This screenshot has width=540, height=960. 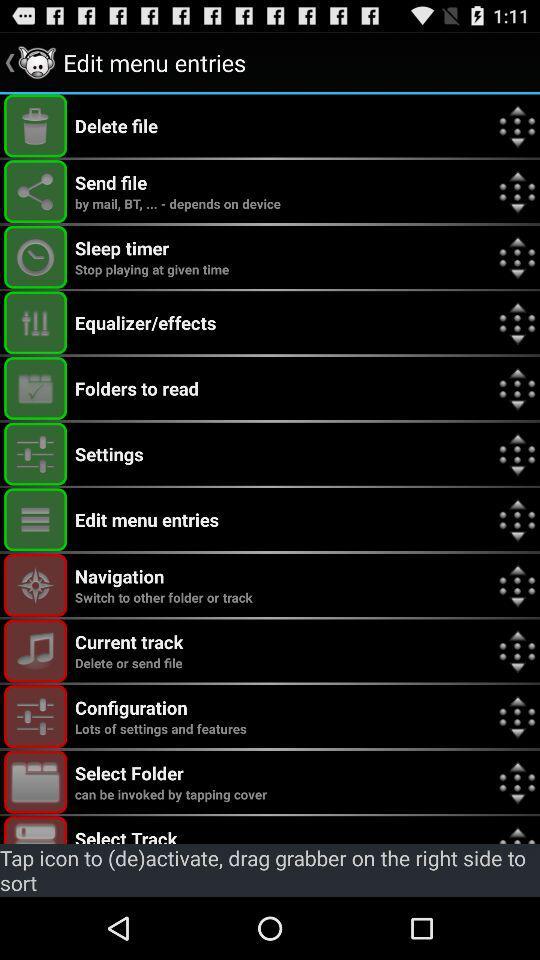 What do you see at coordinates (35, 125) in the screenshot?
I see `click the delete option` at bounding box center [35, 125].